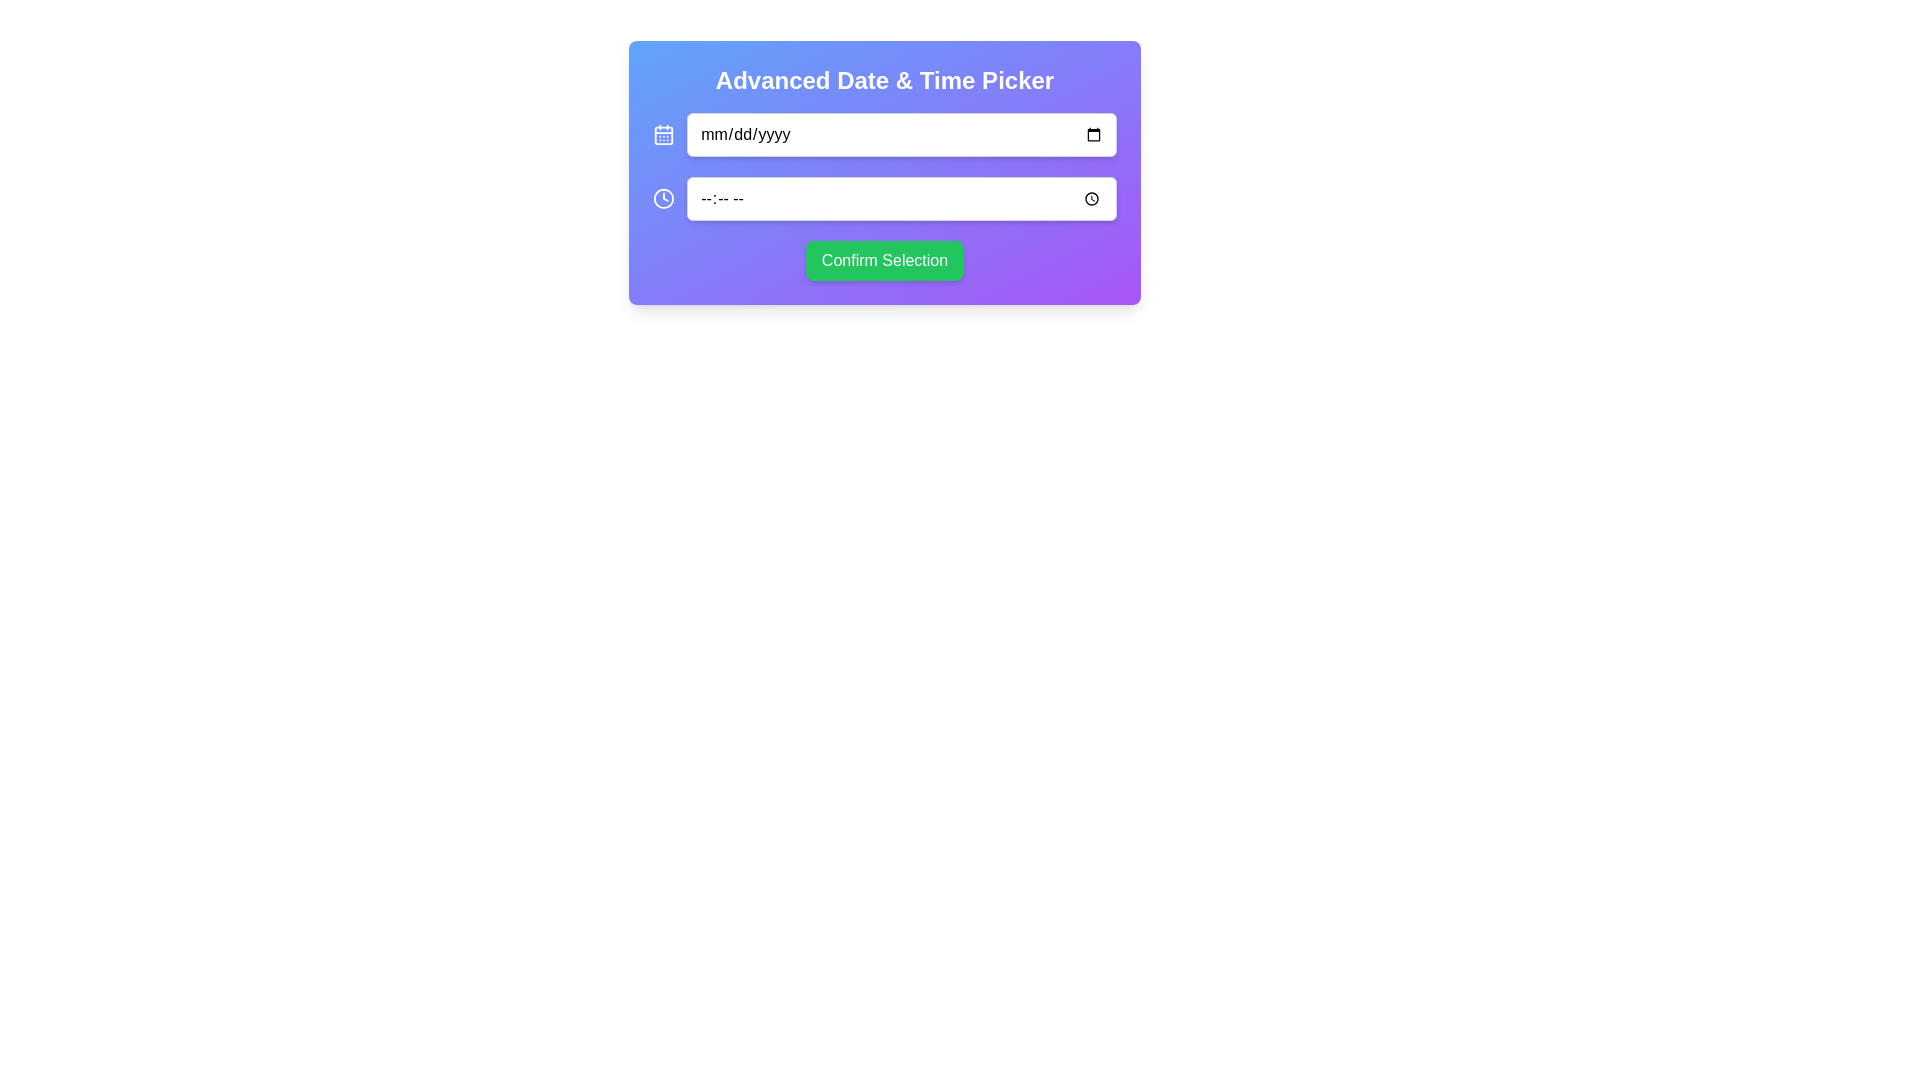 The width and height of the screenshot is (1920, 1080). I want to click on the confirmation button located at the bottom of the 'Advanced Date & Time Picker' form to finalize the user's inputs, so click(883, 260).